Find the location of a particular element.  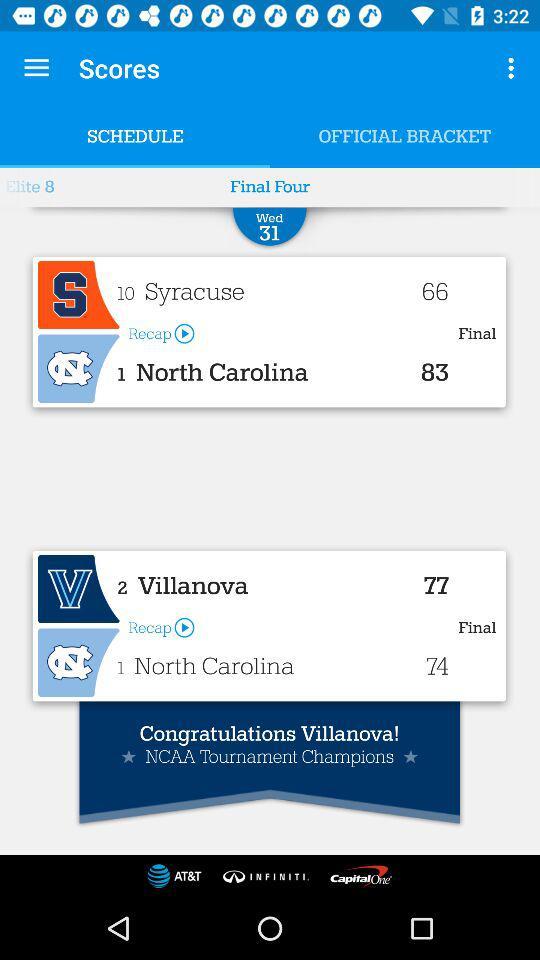

the first star icon is located at coordinates (129, 755).